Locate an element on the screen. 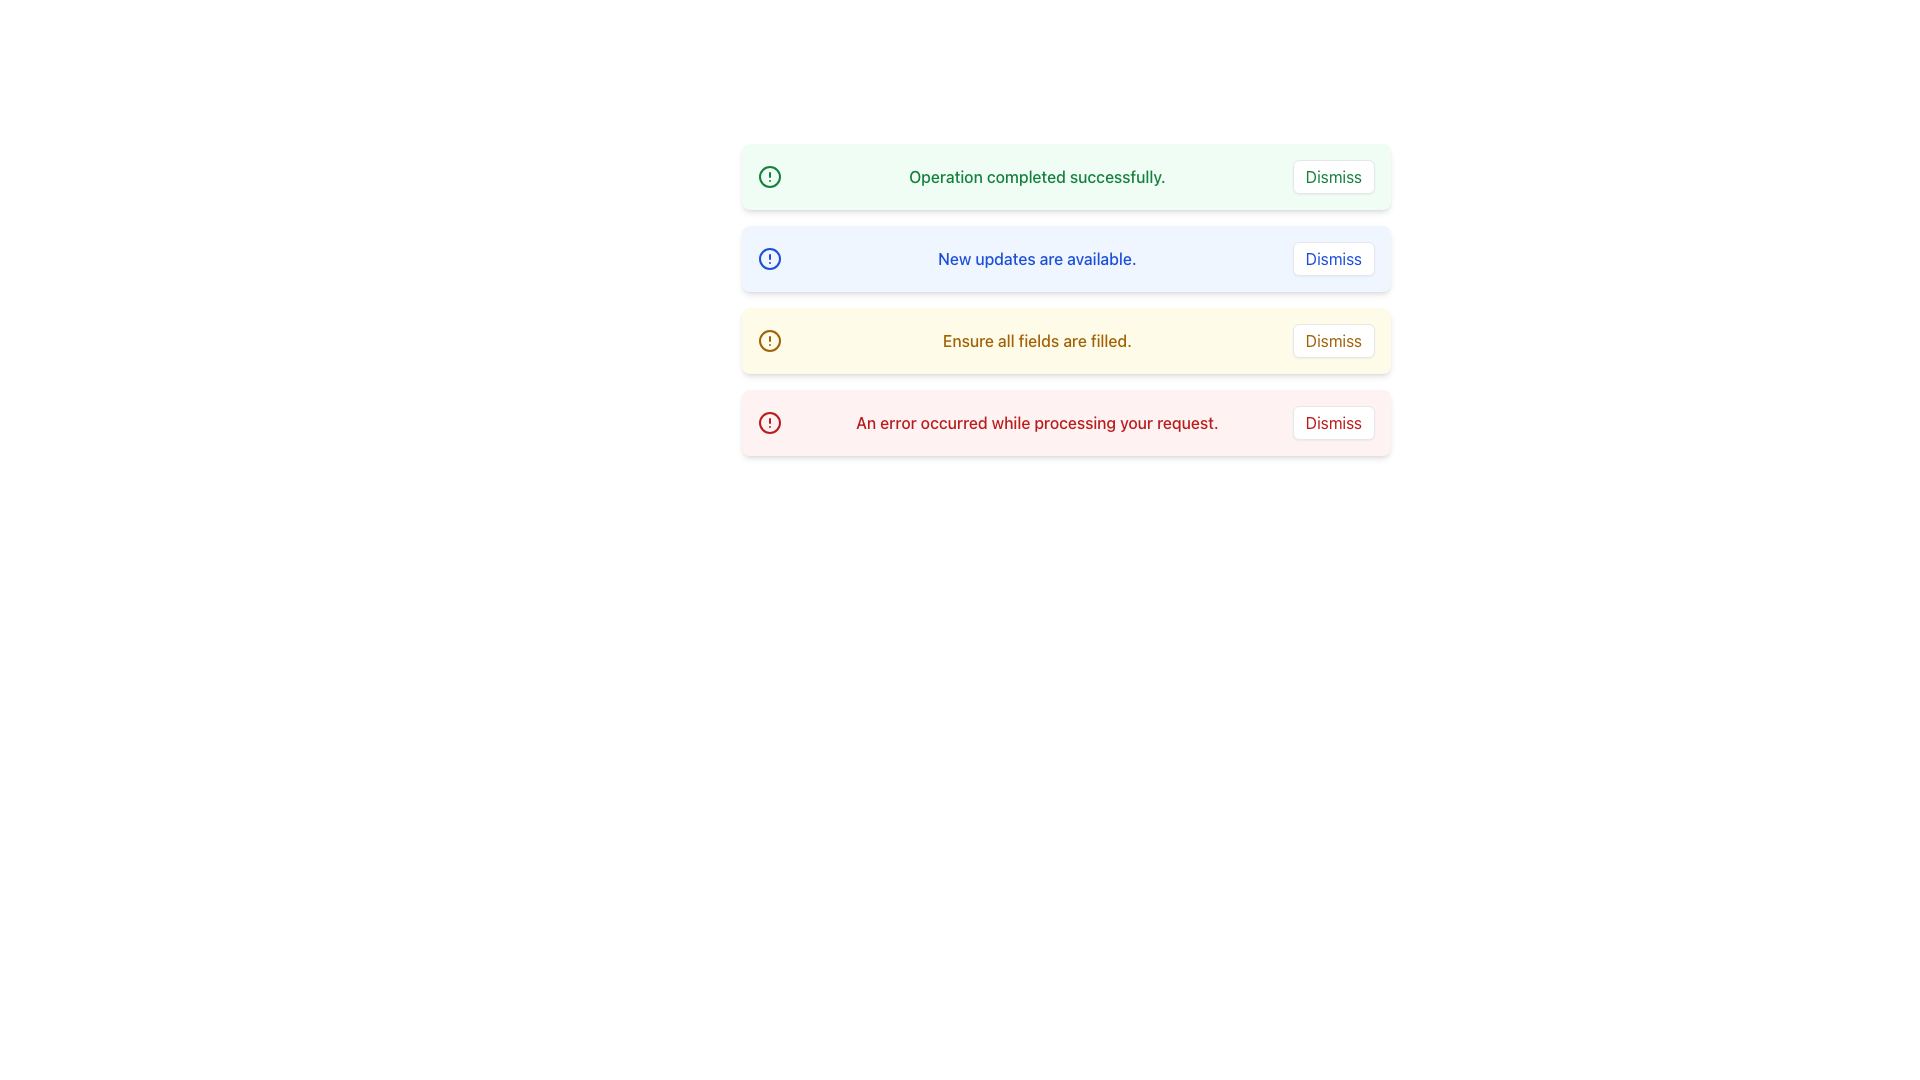  the notification icon that indicates updates, located in the second notification box with a light blue background, next to the text 'New updates are available.' is located at coordinates (768, 257).